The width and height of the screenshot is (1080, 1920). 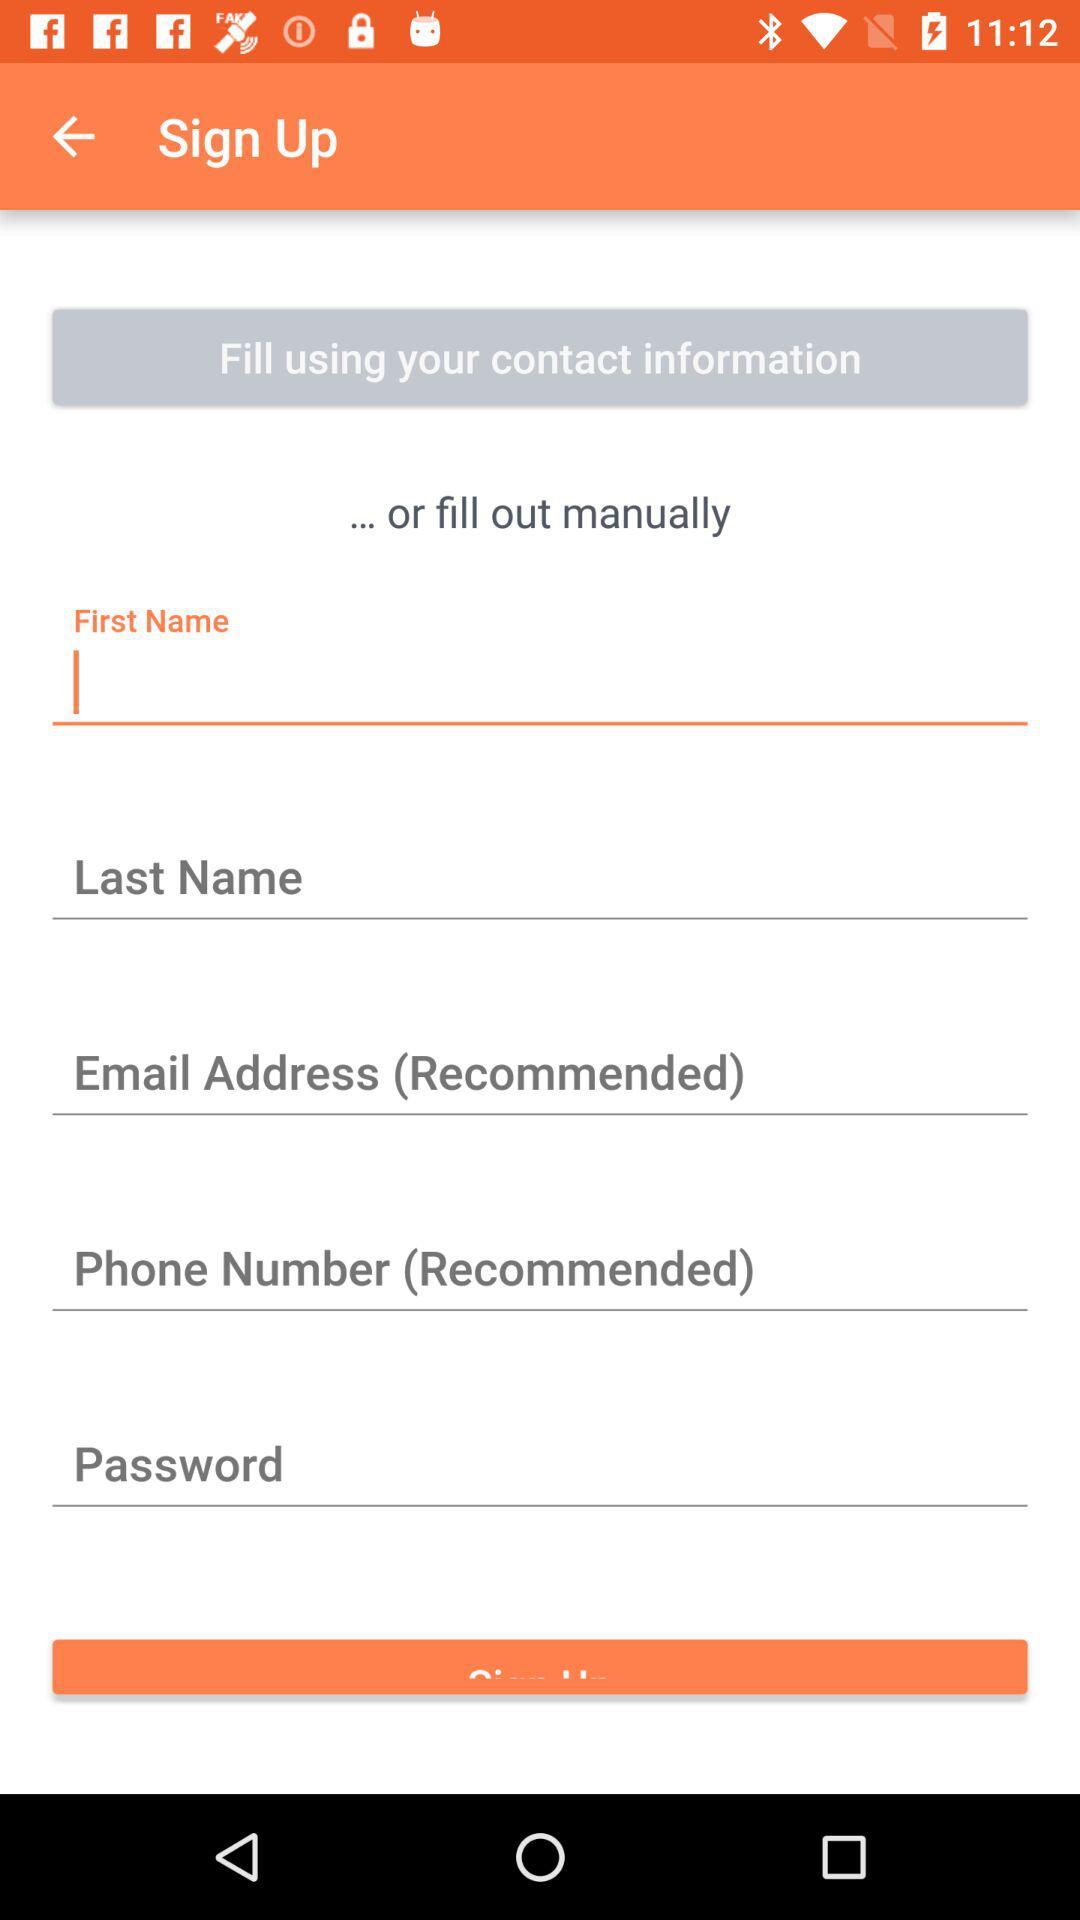 What do you see at coordinates (540, 683) in the screenshot?
I see `the item below the or fill out item` at bounding box center [540, 683].